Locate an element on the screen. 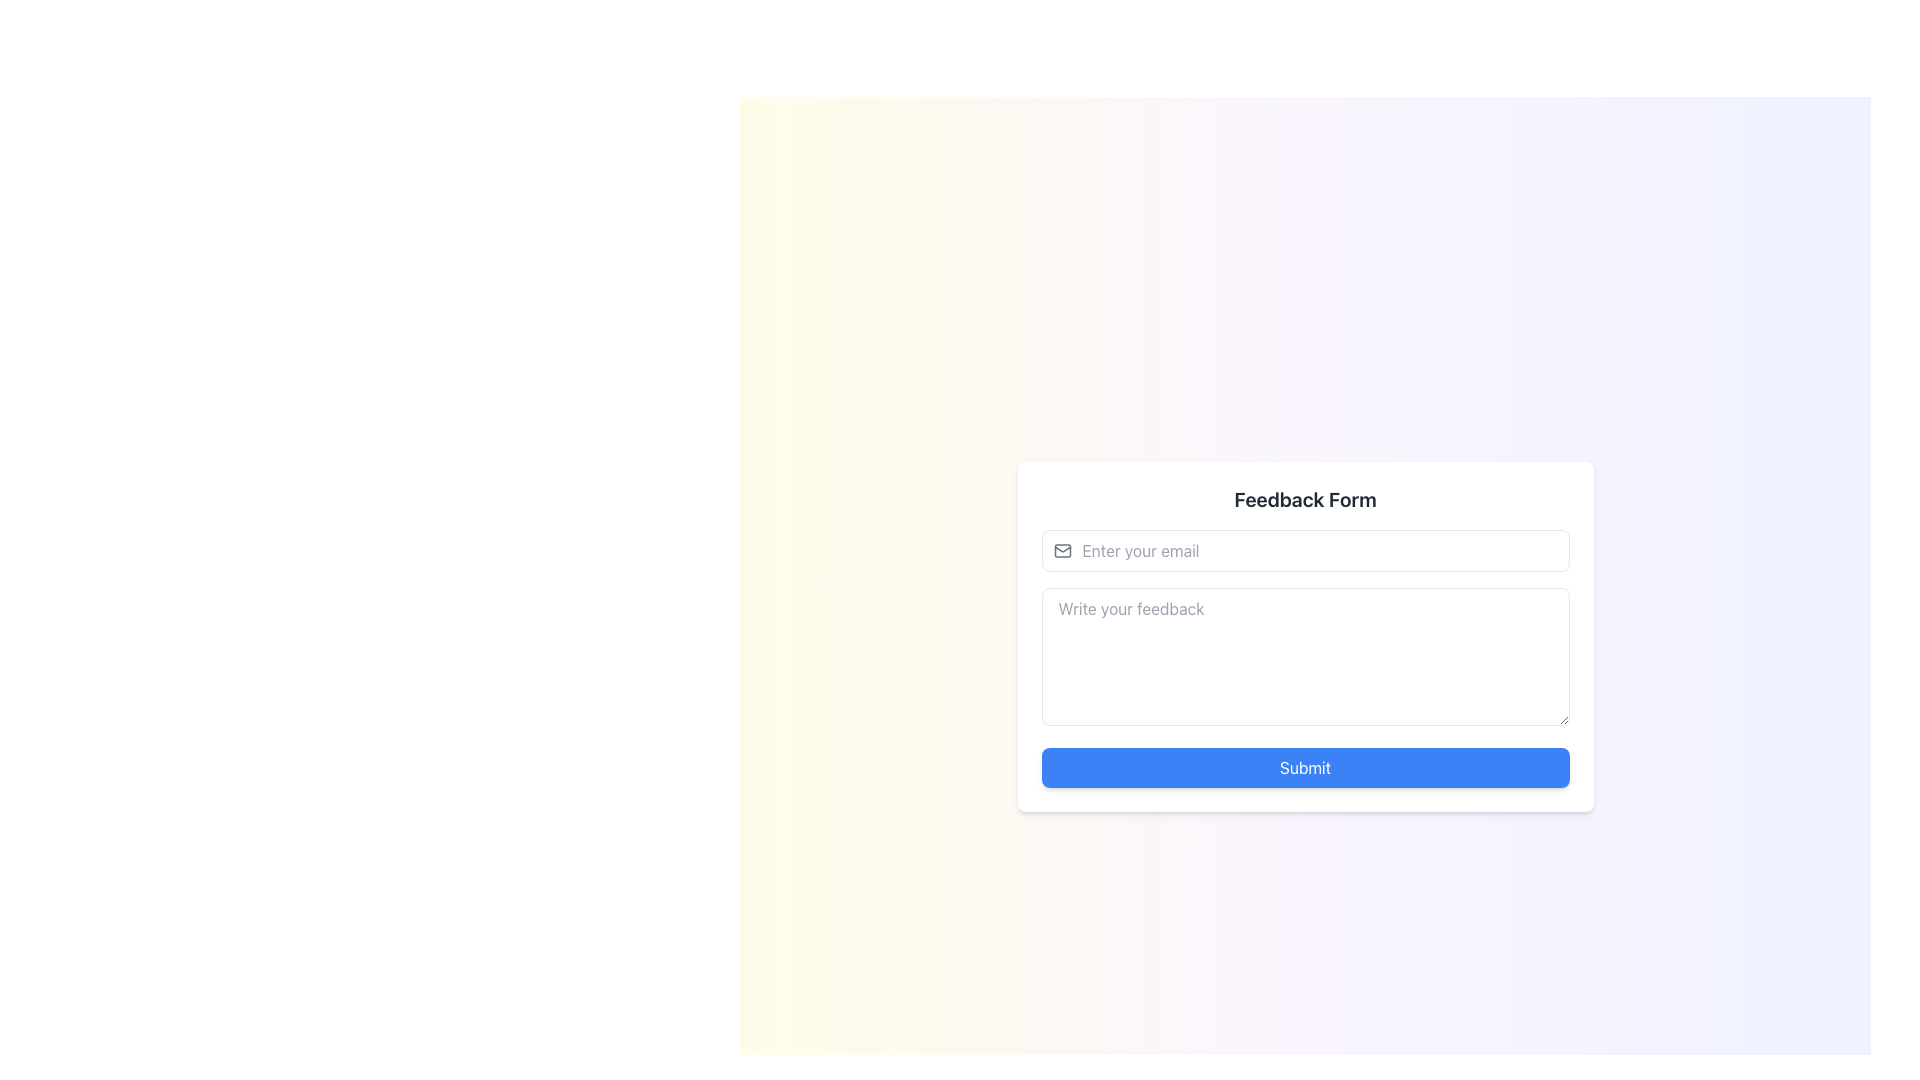  the title or heading text of the feedback form, which is positioned at the top of the card-like interface, above the email input field and feedback text area is located at coordinates (1305, 499).